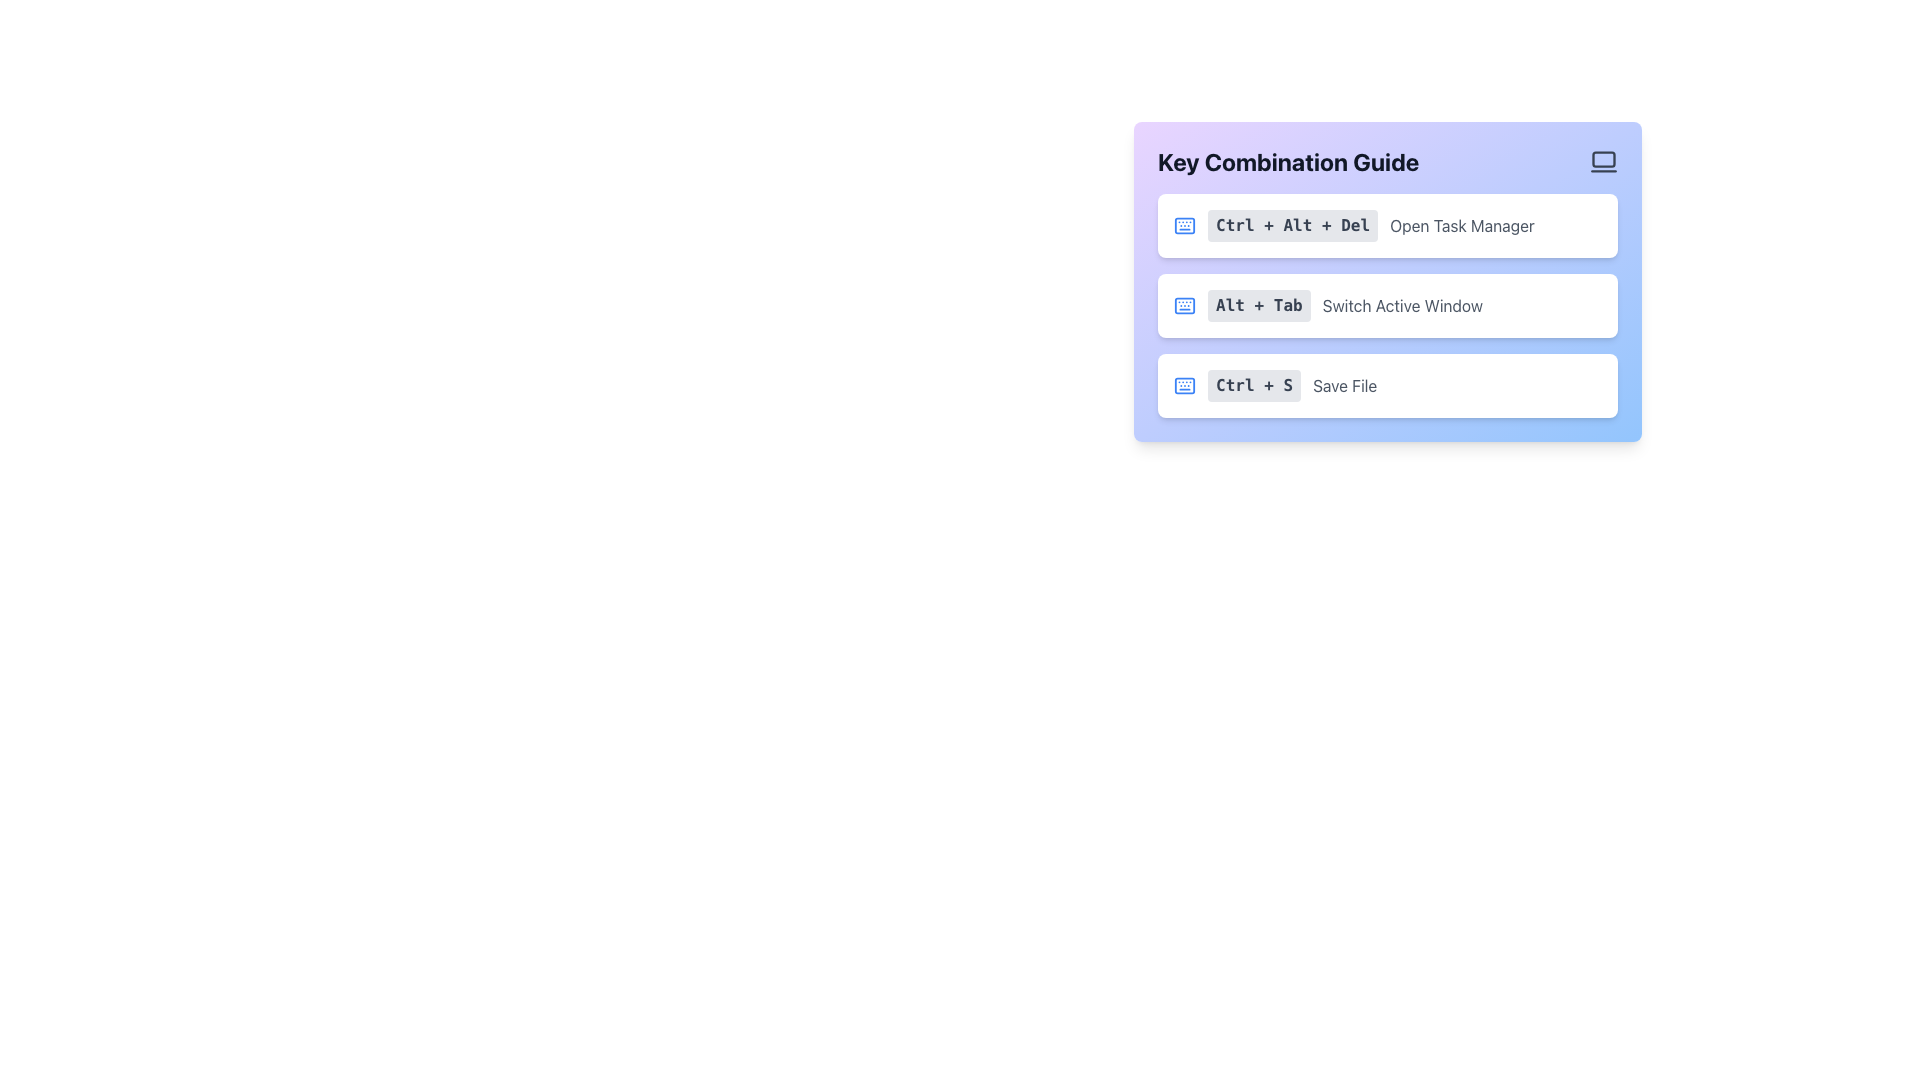 The height and width of the screenshot is (1080, 1920). I want to click on the 'Save File' text label, which is the third text component in the 'Key Combination Guide' panel, aligned to the right of 'Ctrl + S', so click(1345, 385).